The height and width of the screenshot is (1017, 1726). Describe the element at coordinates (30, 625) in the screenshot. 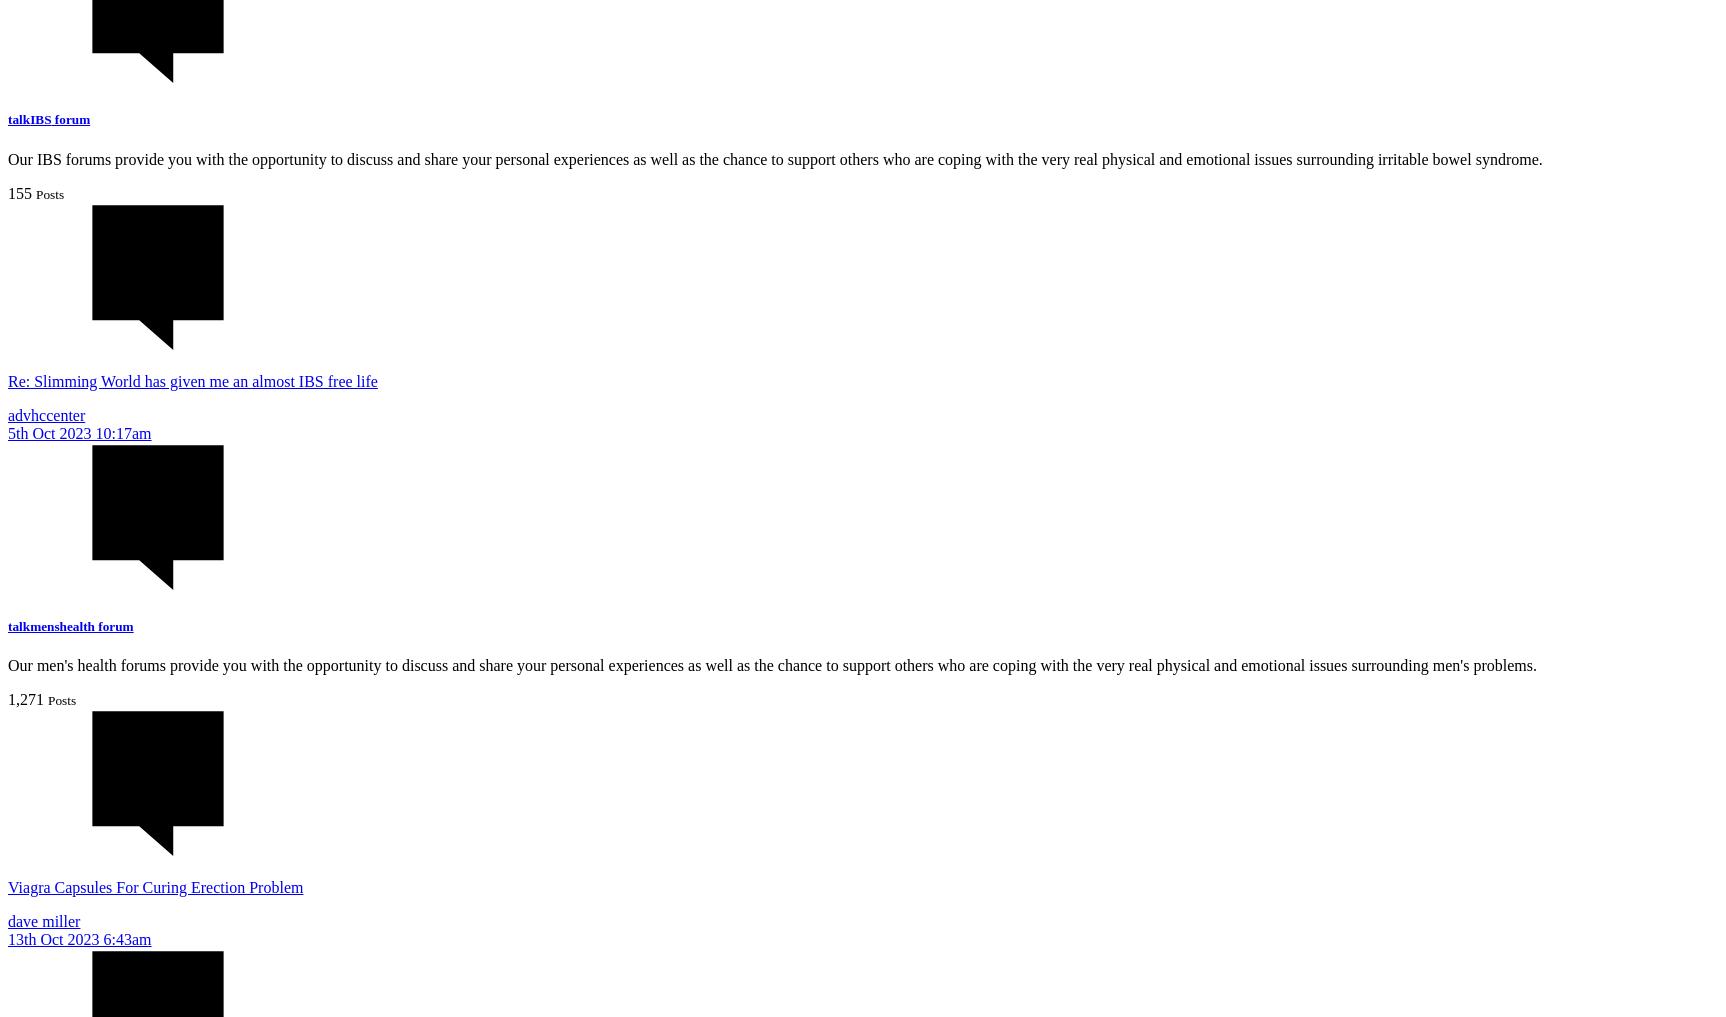

I see `'menshealth'` at that location.